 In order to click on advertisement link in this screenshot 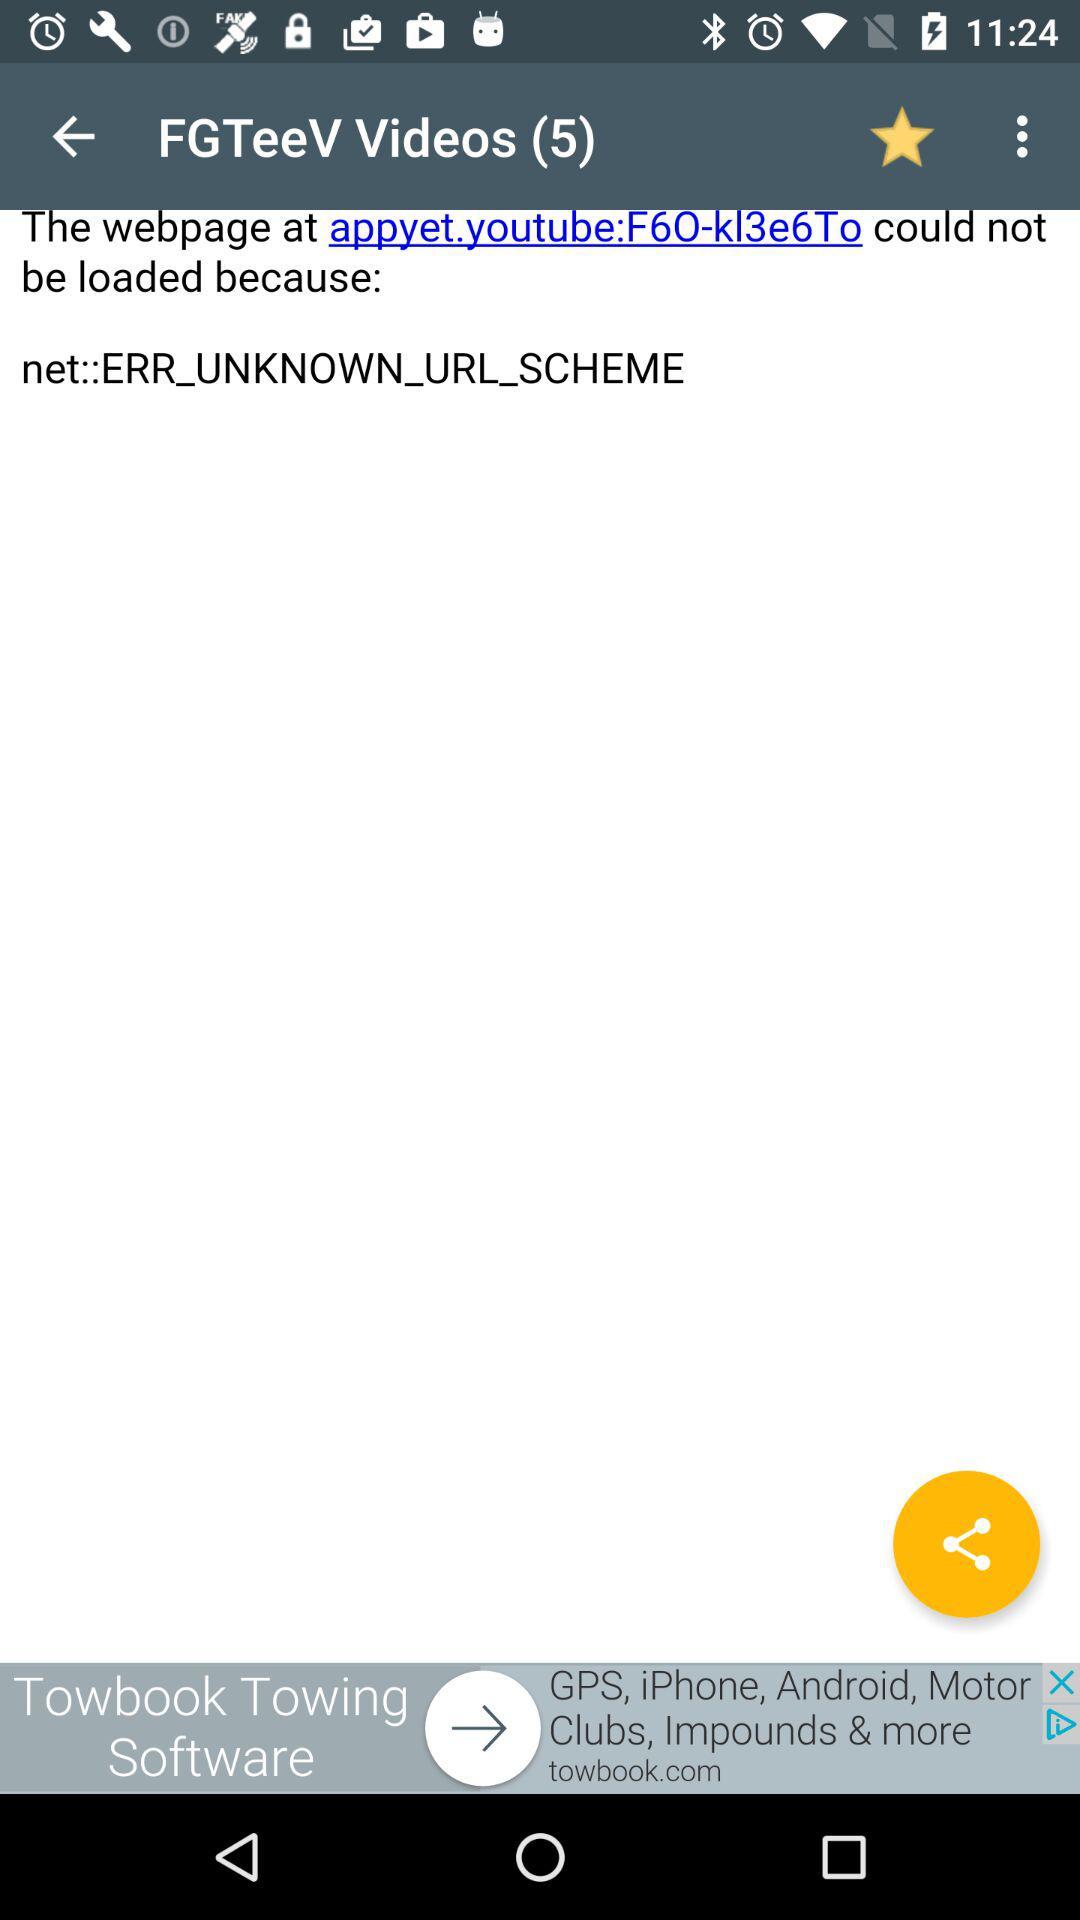, I will do `click(540, 1727)`.